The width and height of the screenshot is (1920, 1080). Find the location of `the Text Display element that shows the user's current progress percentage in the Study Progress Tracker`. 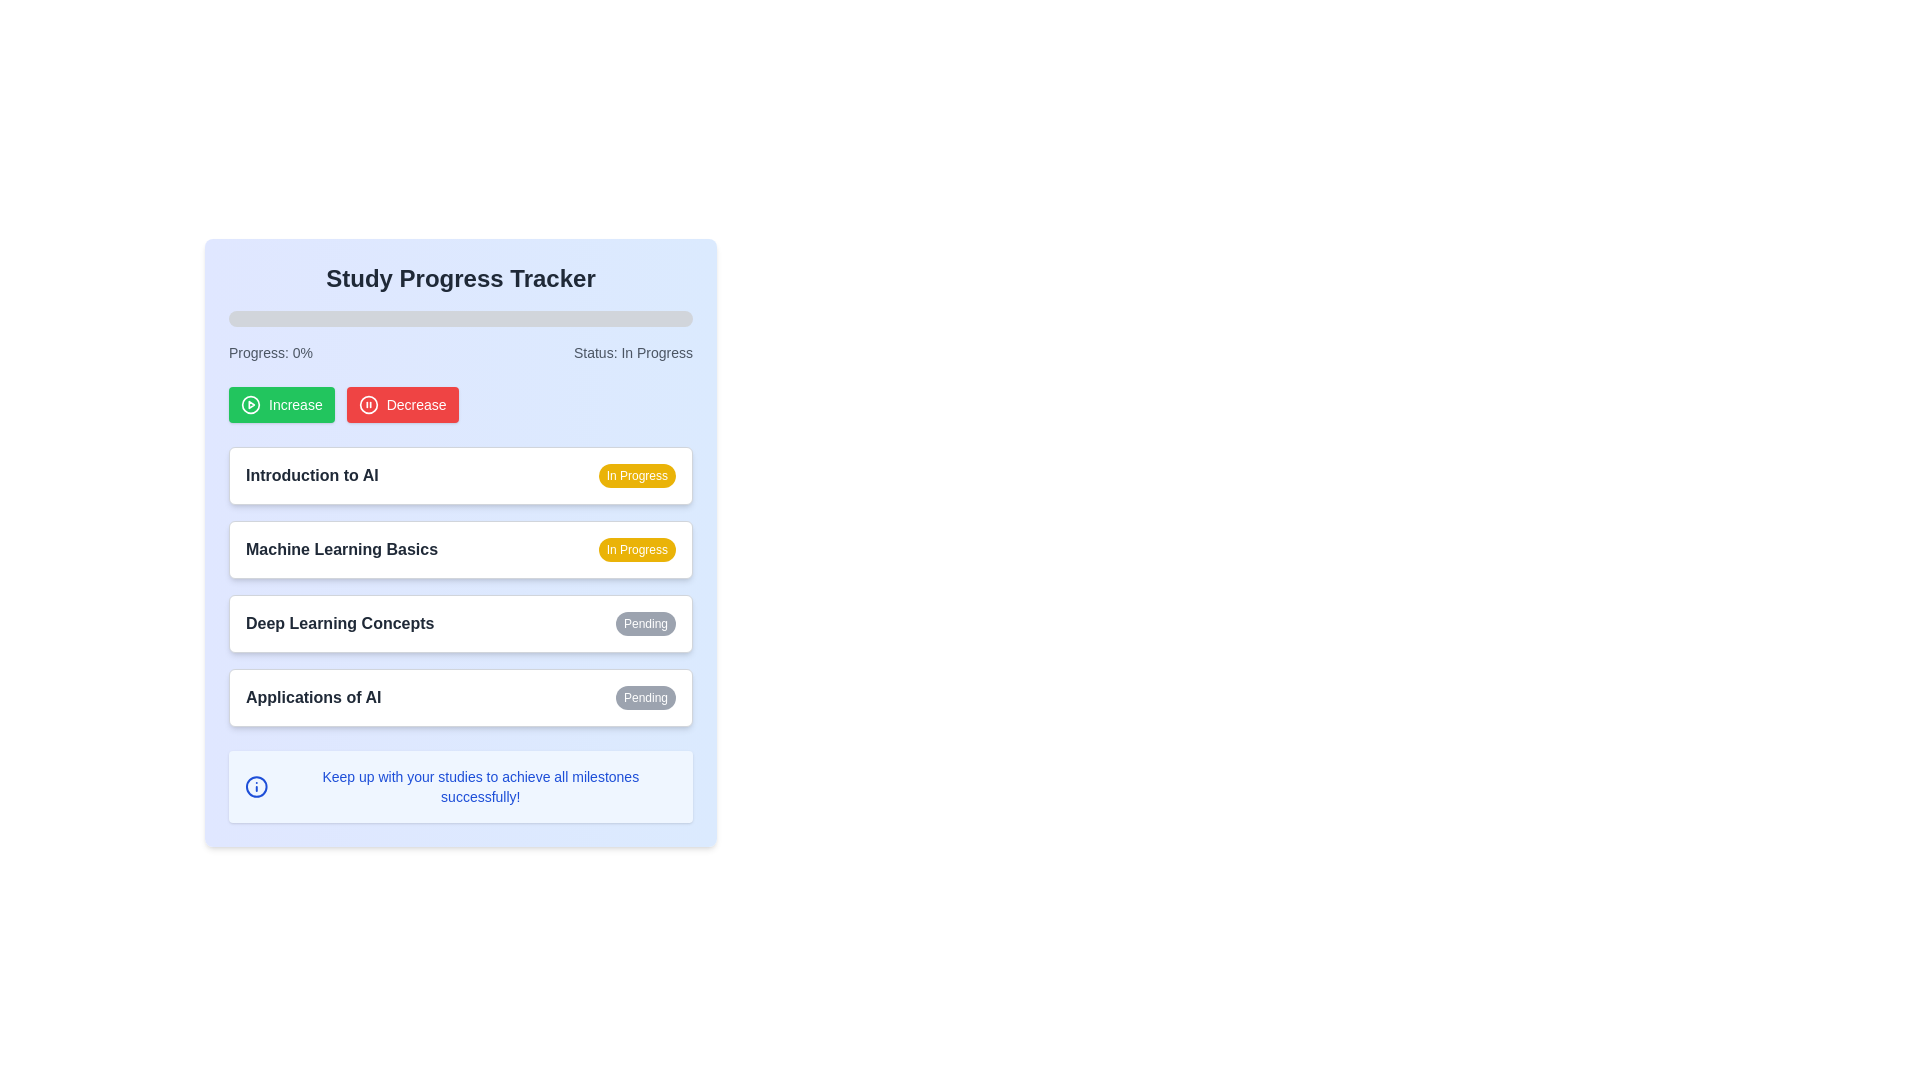

the Text Display element that shows the user's current progress percentage in the Study Progress Tracker is located at coordinates (270, 352).